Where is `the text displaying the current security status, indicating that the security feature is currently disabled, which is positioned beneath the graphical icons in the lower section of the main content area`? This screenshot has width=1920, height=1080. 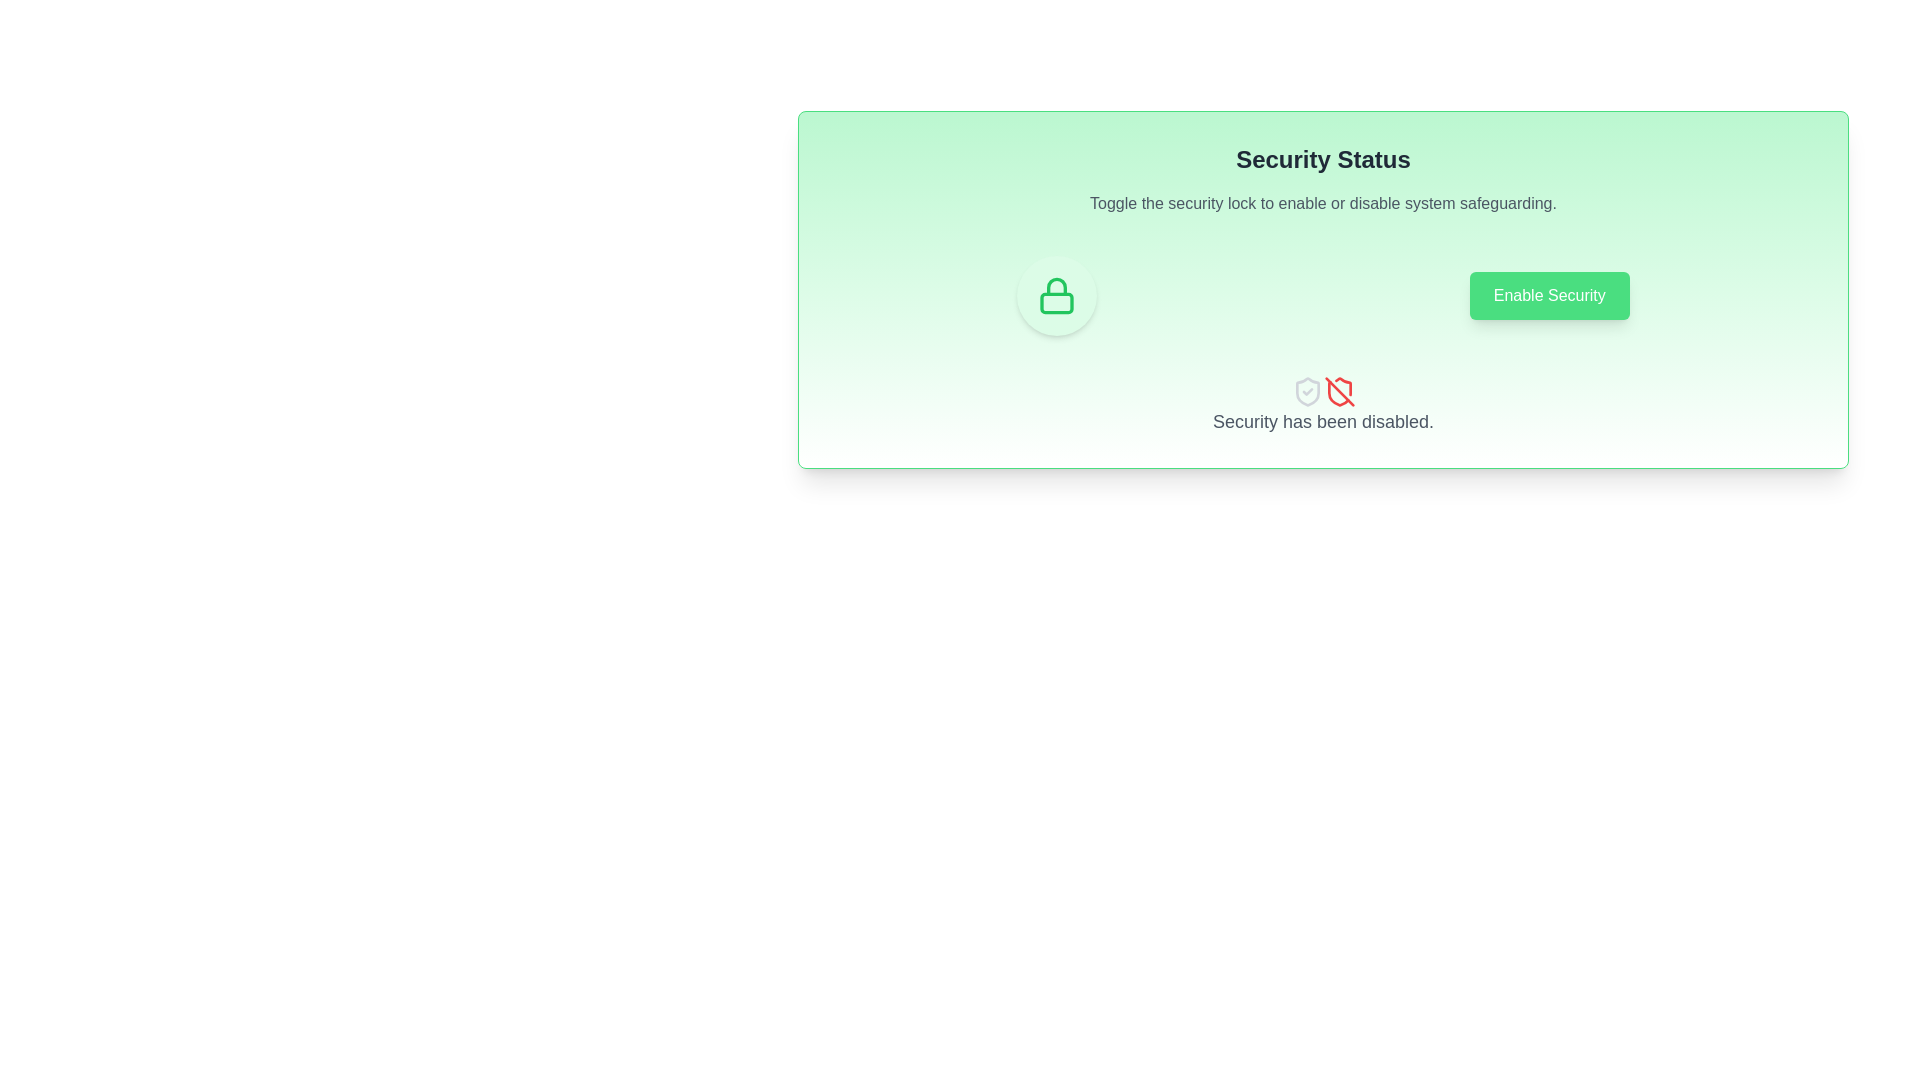
the text displaying the current security status, indicating that the security feature is currently disabled, which is positioned beneath the graphical icons in the lower section of the main content area is located at coordinates (1323, 420).